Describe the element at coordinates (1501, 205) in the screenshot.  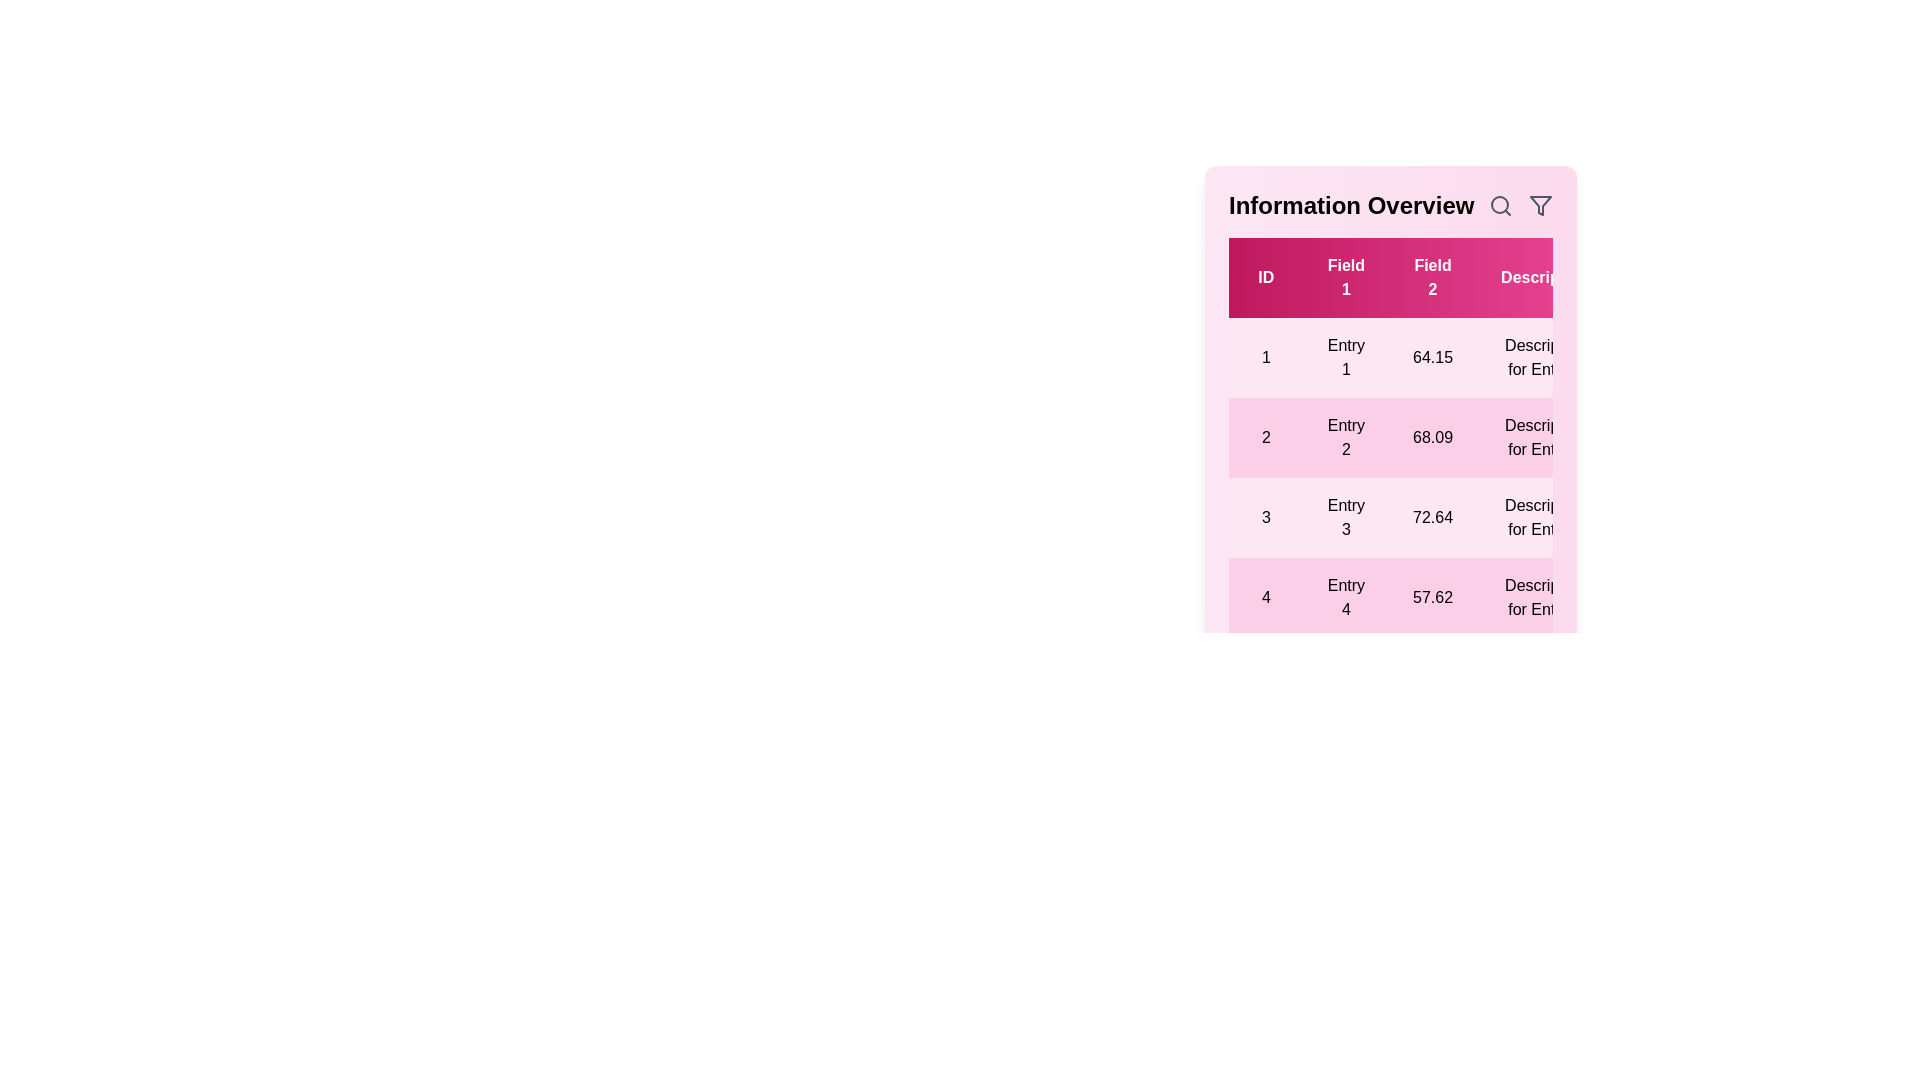
I see `the search icon to initiate a search action` at that location.